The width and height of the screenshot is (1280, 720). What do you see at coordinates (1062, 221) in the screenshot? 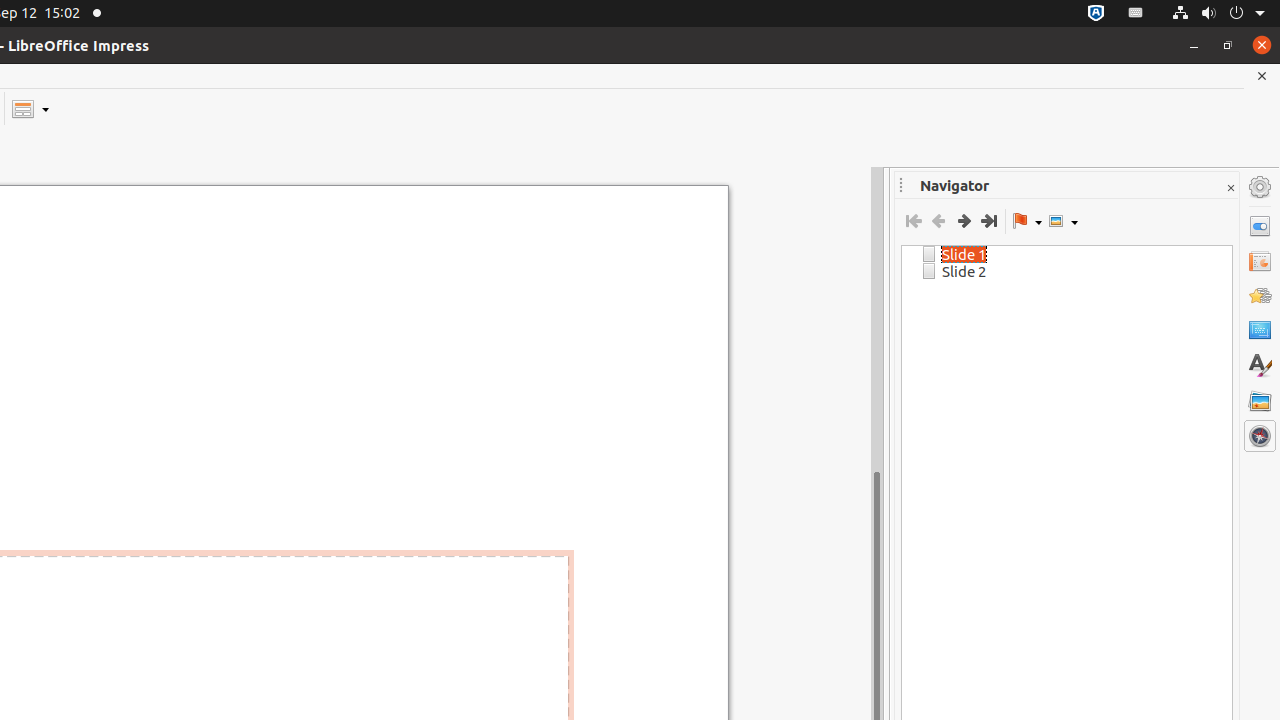
I see `'Show Shapes'` at bounding box center [1062, 221].